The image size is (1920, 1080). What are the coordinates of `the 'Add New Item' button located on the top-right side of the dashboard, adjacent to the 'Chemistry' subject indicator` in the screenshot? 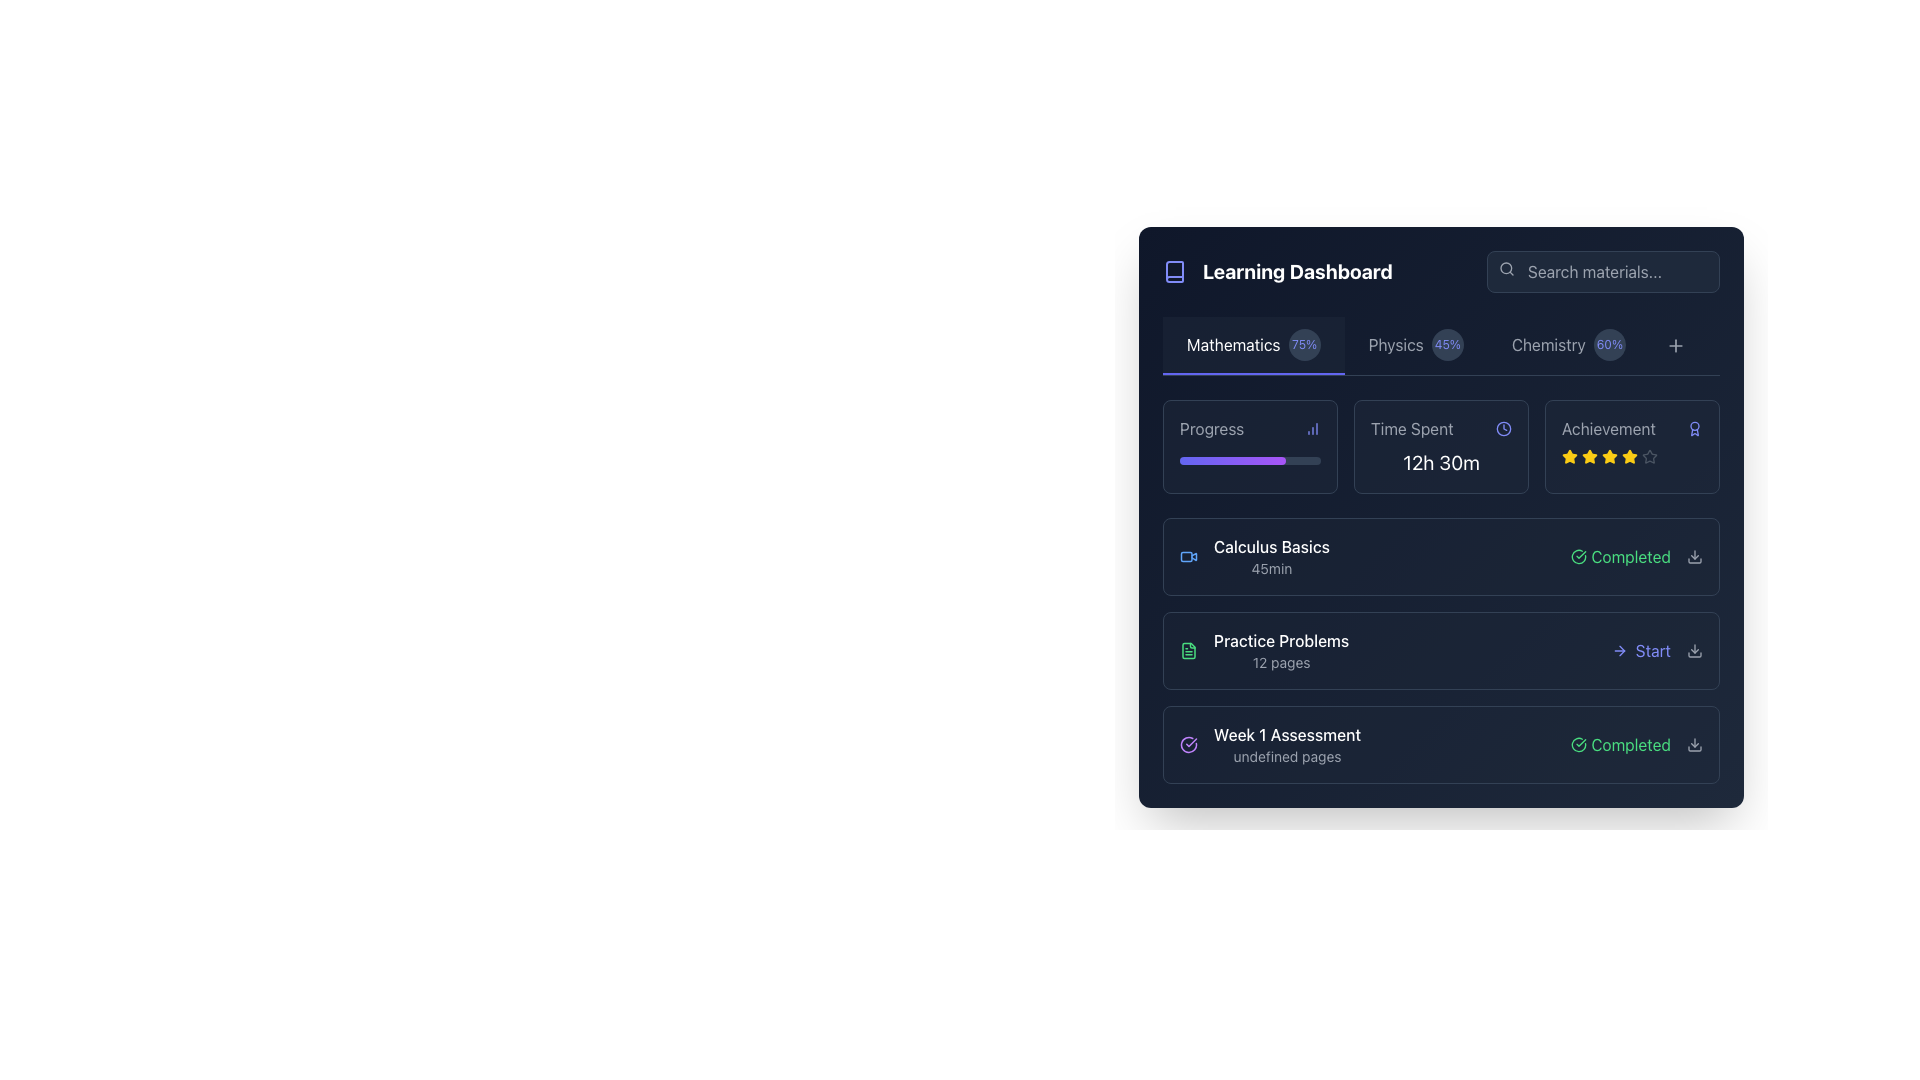 It's located at (1675, 345).